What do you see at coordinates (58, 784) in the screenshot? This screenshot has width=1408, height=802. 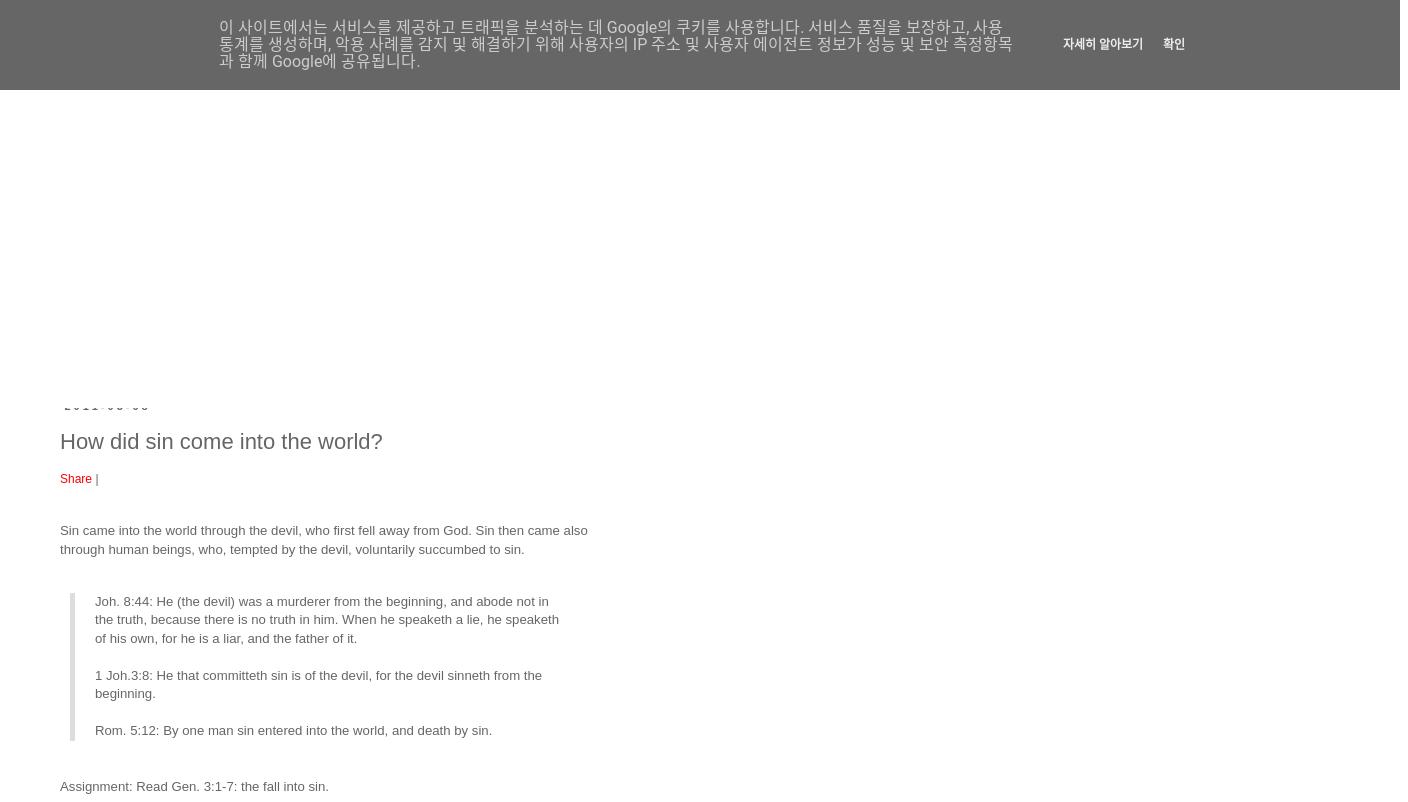 I see `'Assignment: Read Gen. 3:1-7: the fall into sin.'` at bounding box center [58, 784].